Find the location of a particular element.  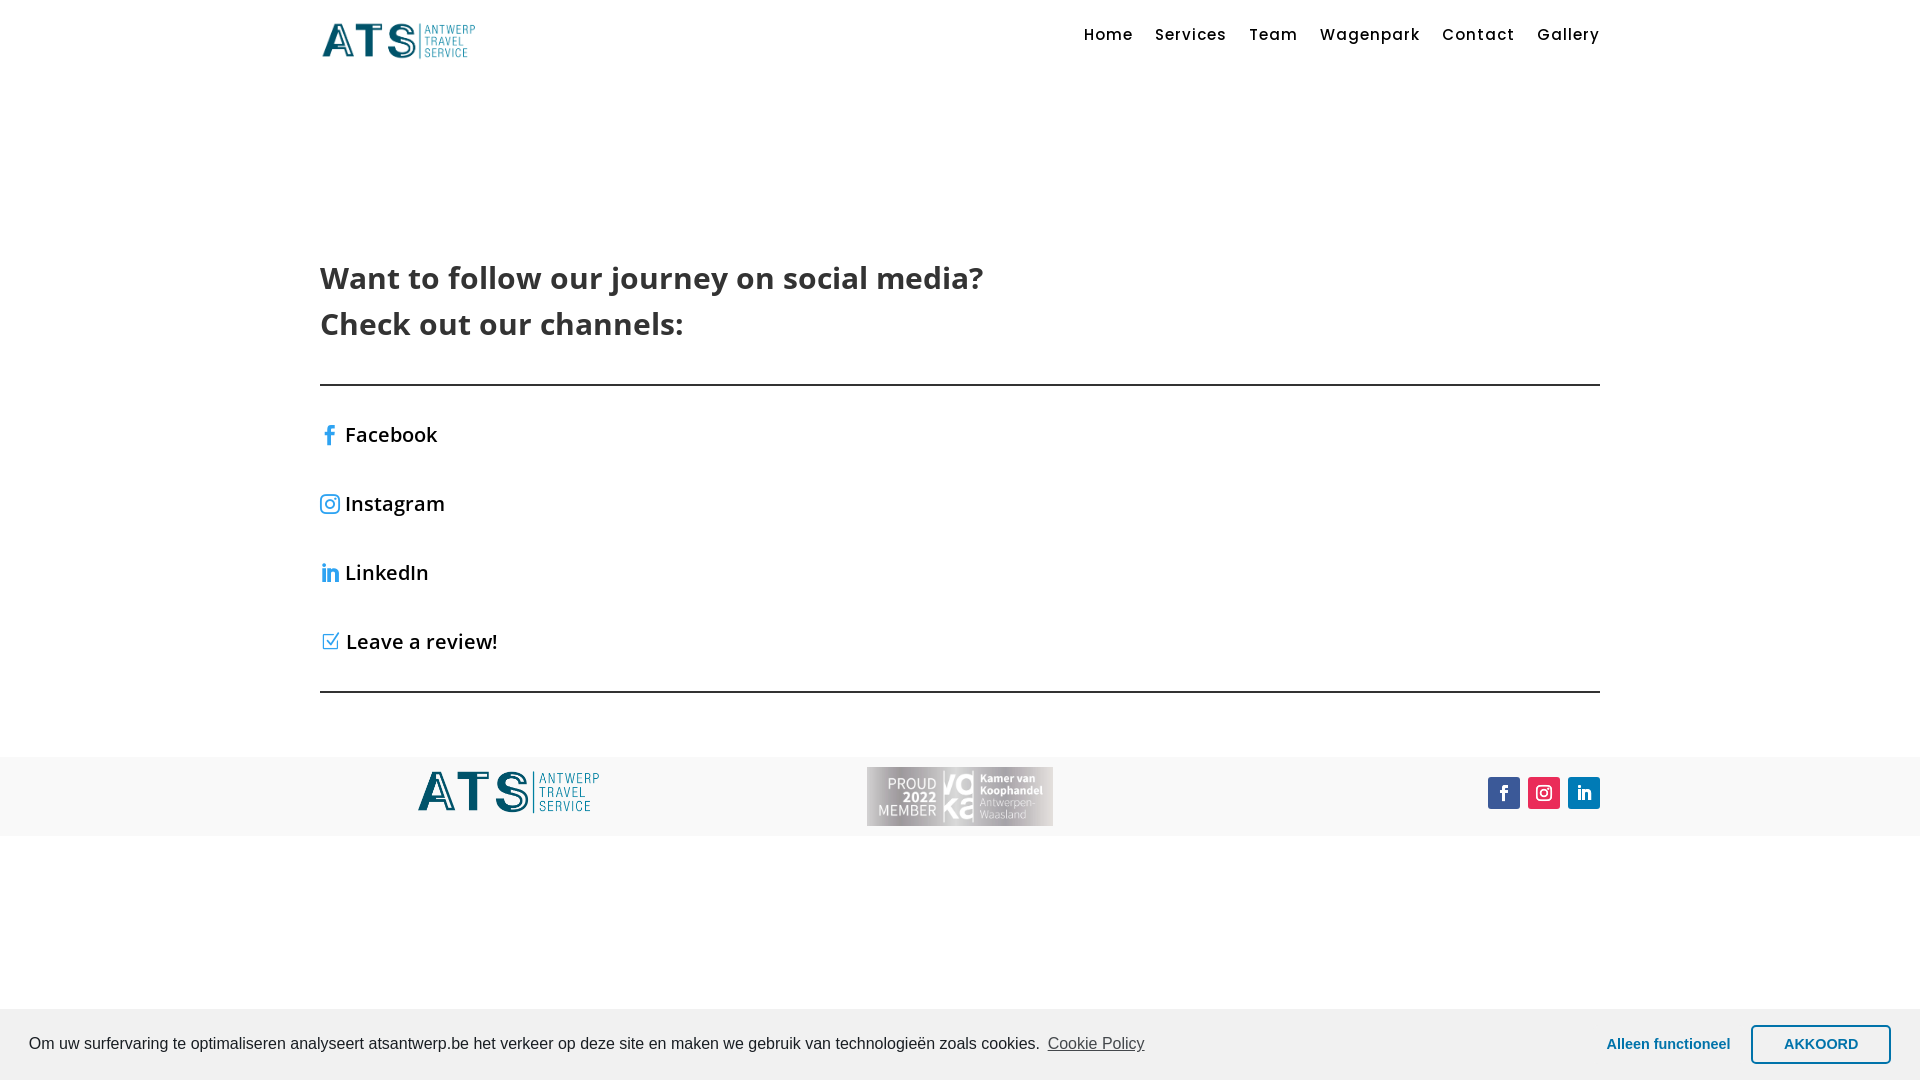

'Team' is located at coordinates (1272, 38).